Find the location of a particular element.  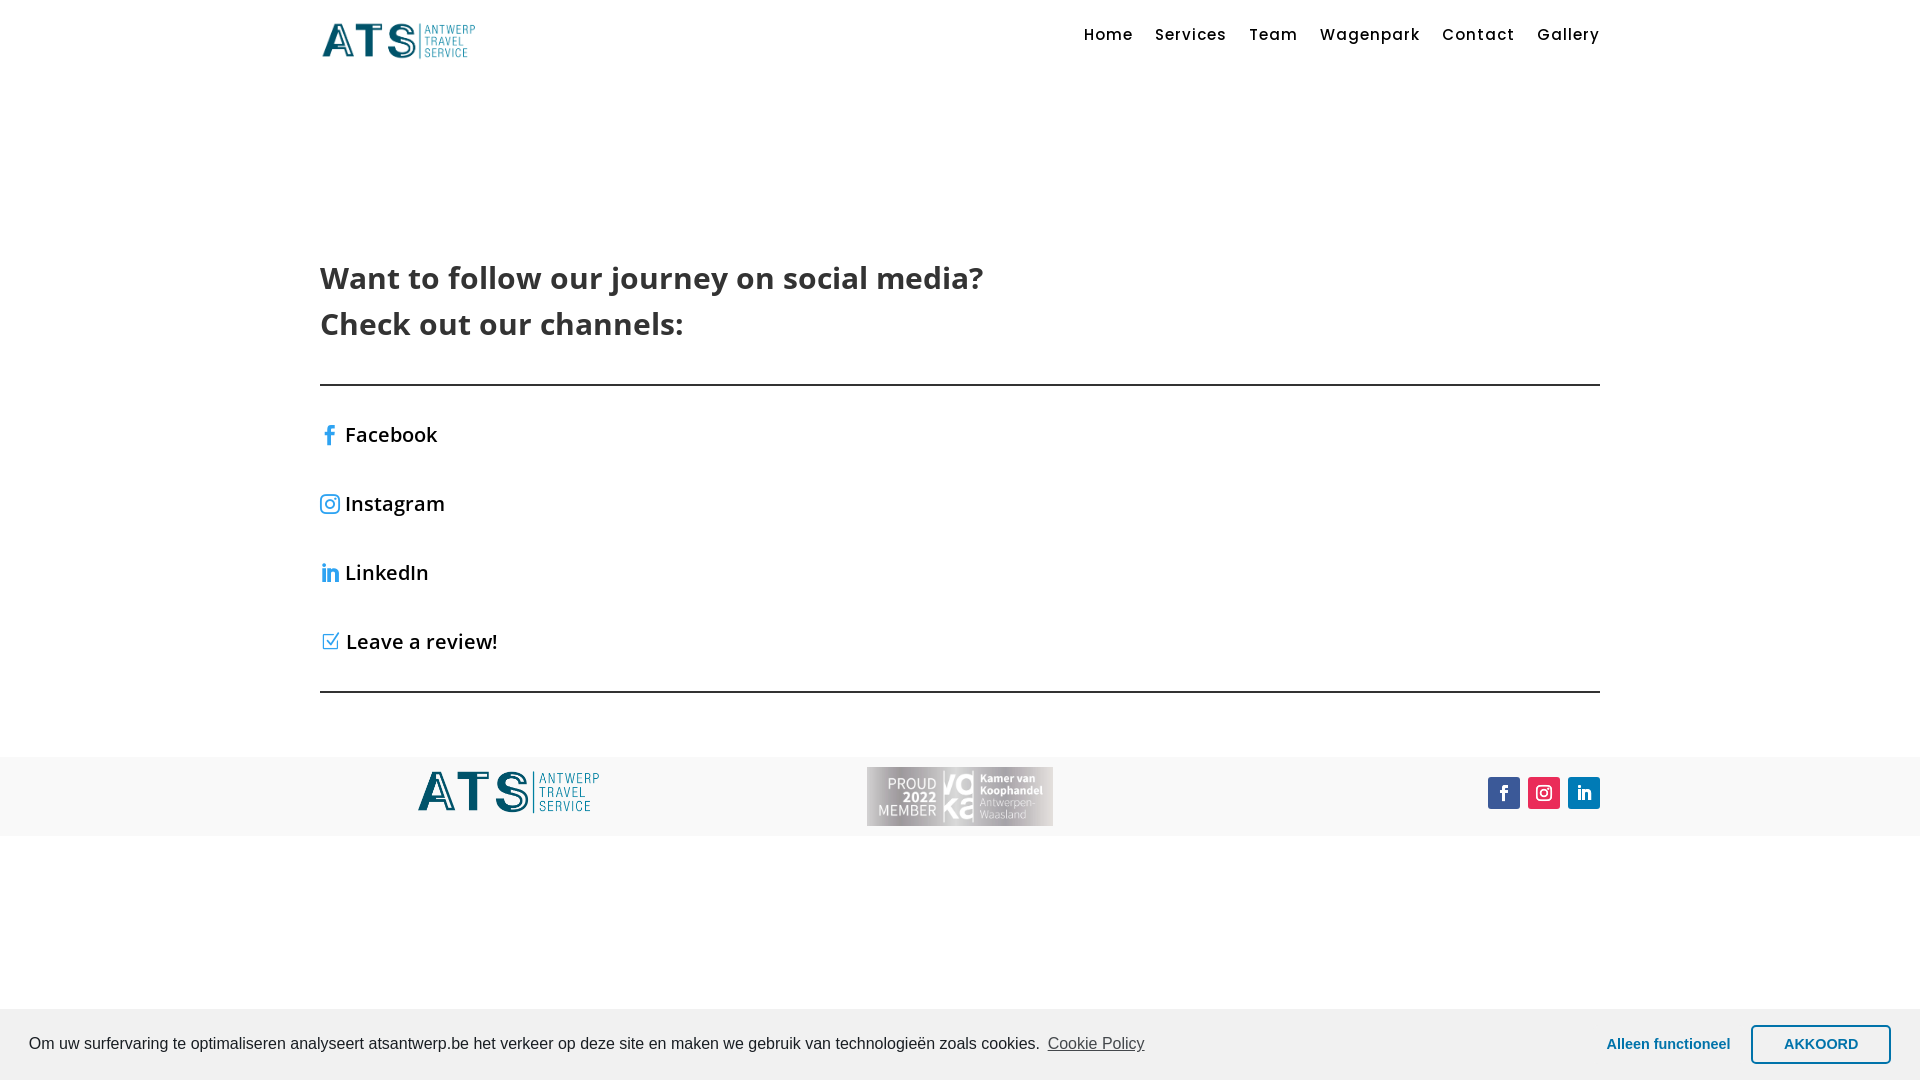

'Team' is located at coordinates (1272, 38).